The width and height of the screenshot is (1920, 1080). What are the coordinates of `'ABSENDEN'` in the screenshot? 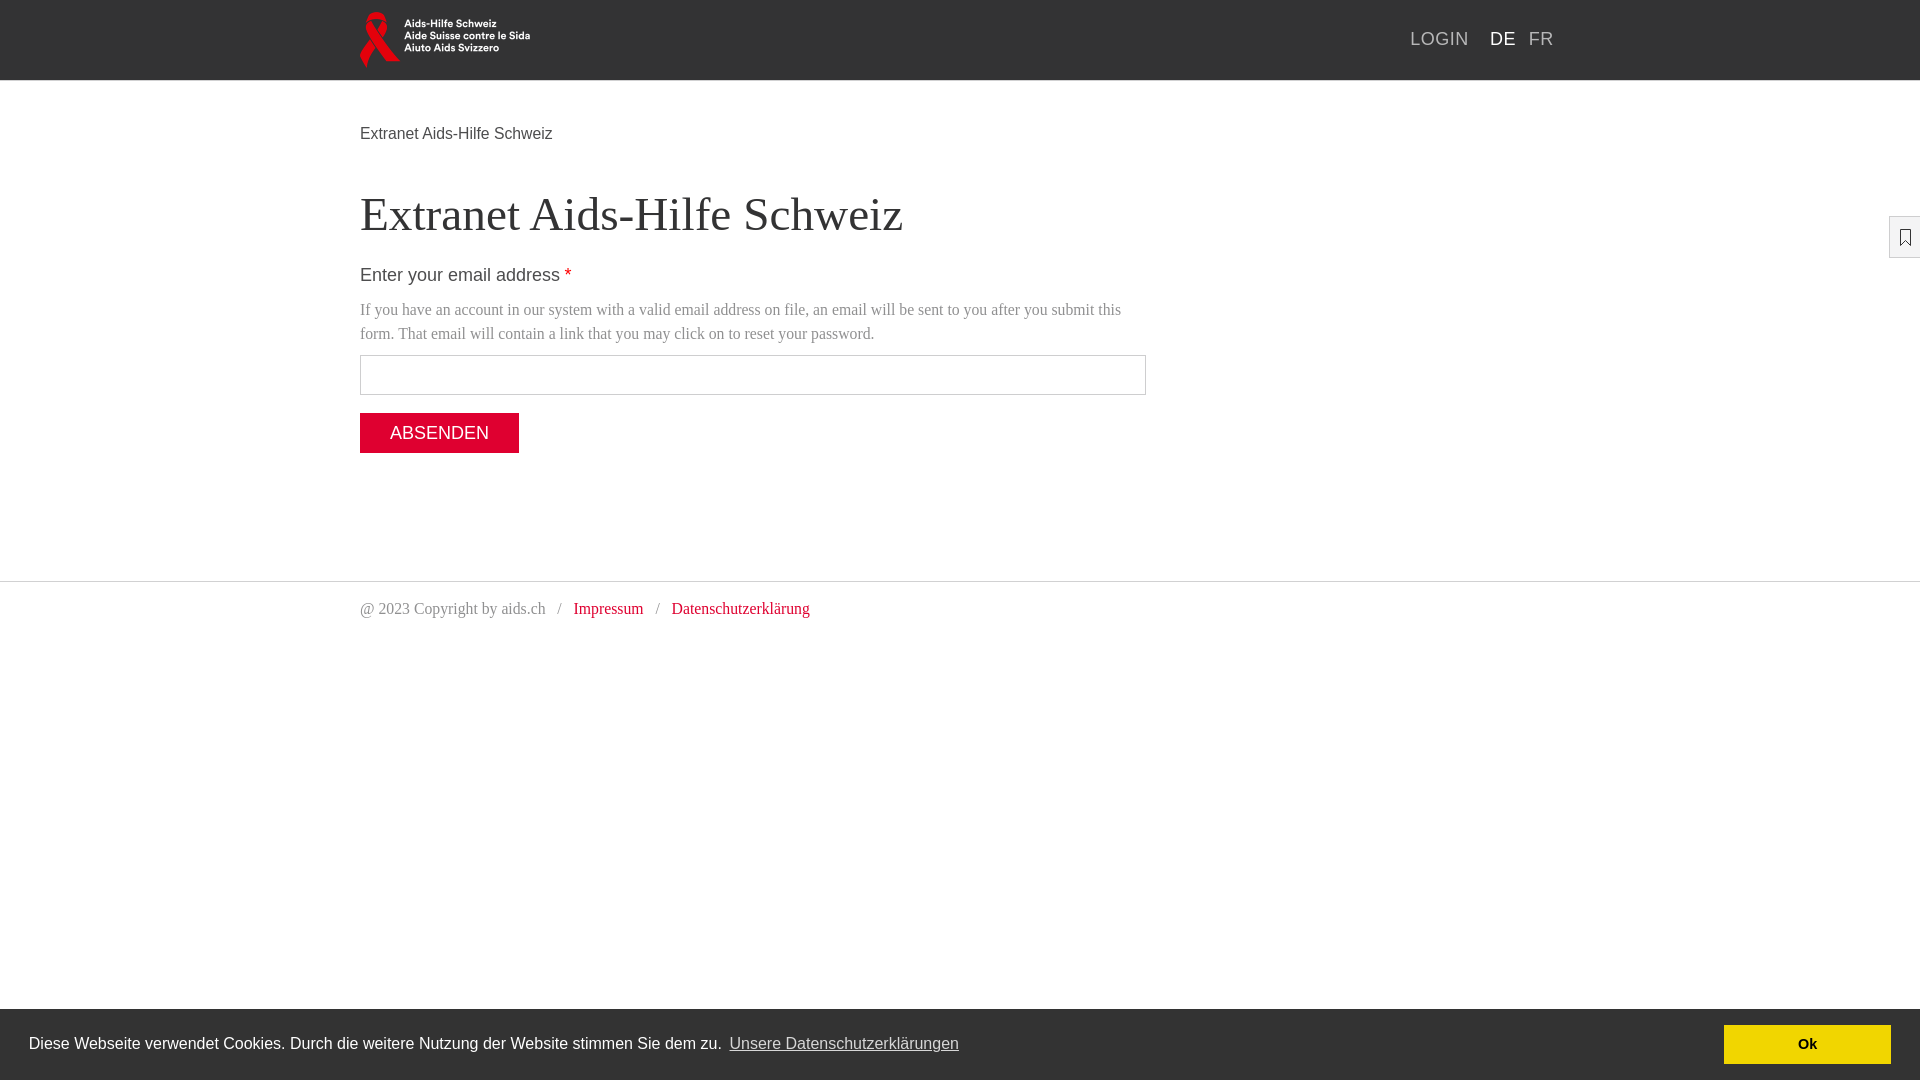 It's located at (360, 431).